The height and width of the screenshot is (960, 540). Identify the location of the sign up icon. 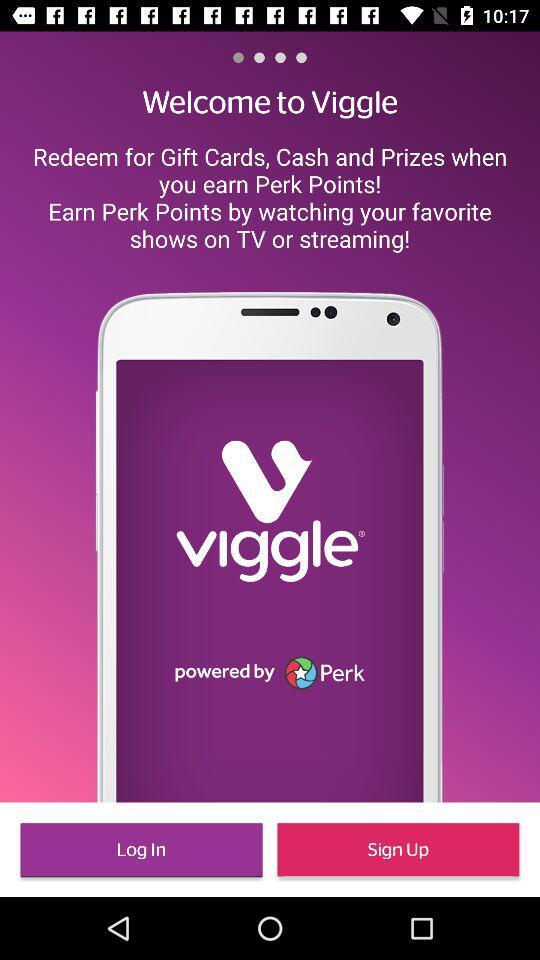
(398, 848).